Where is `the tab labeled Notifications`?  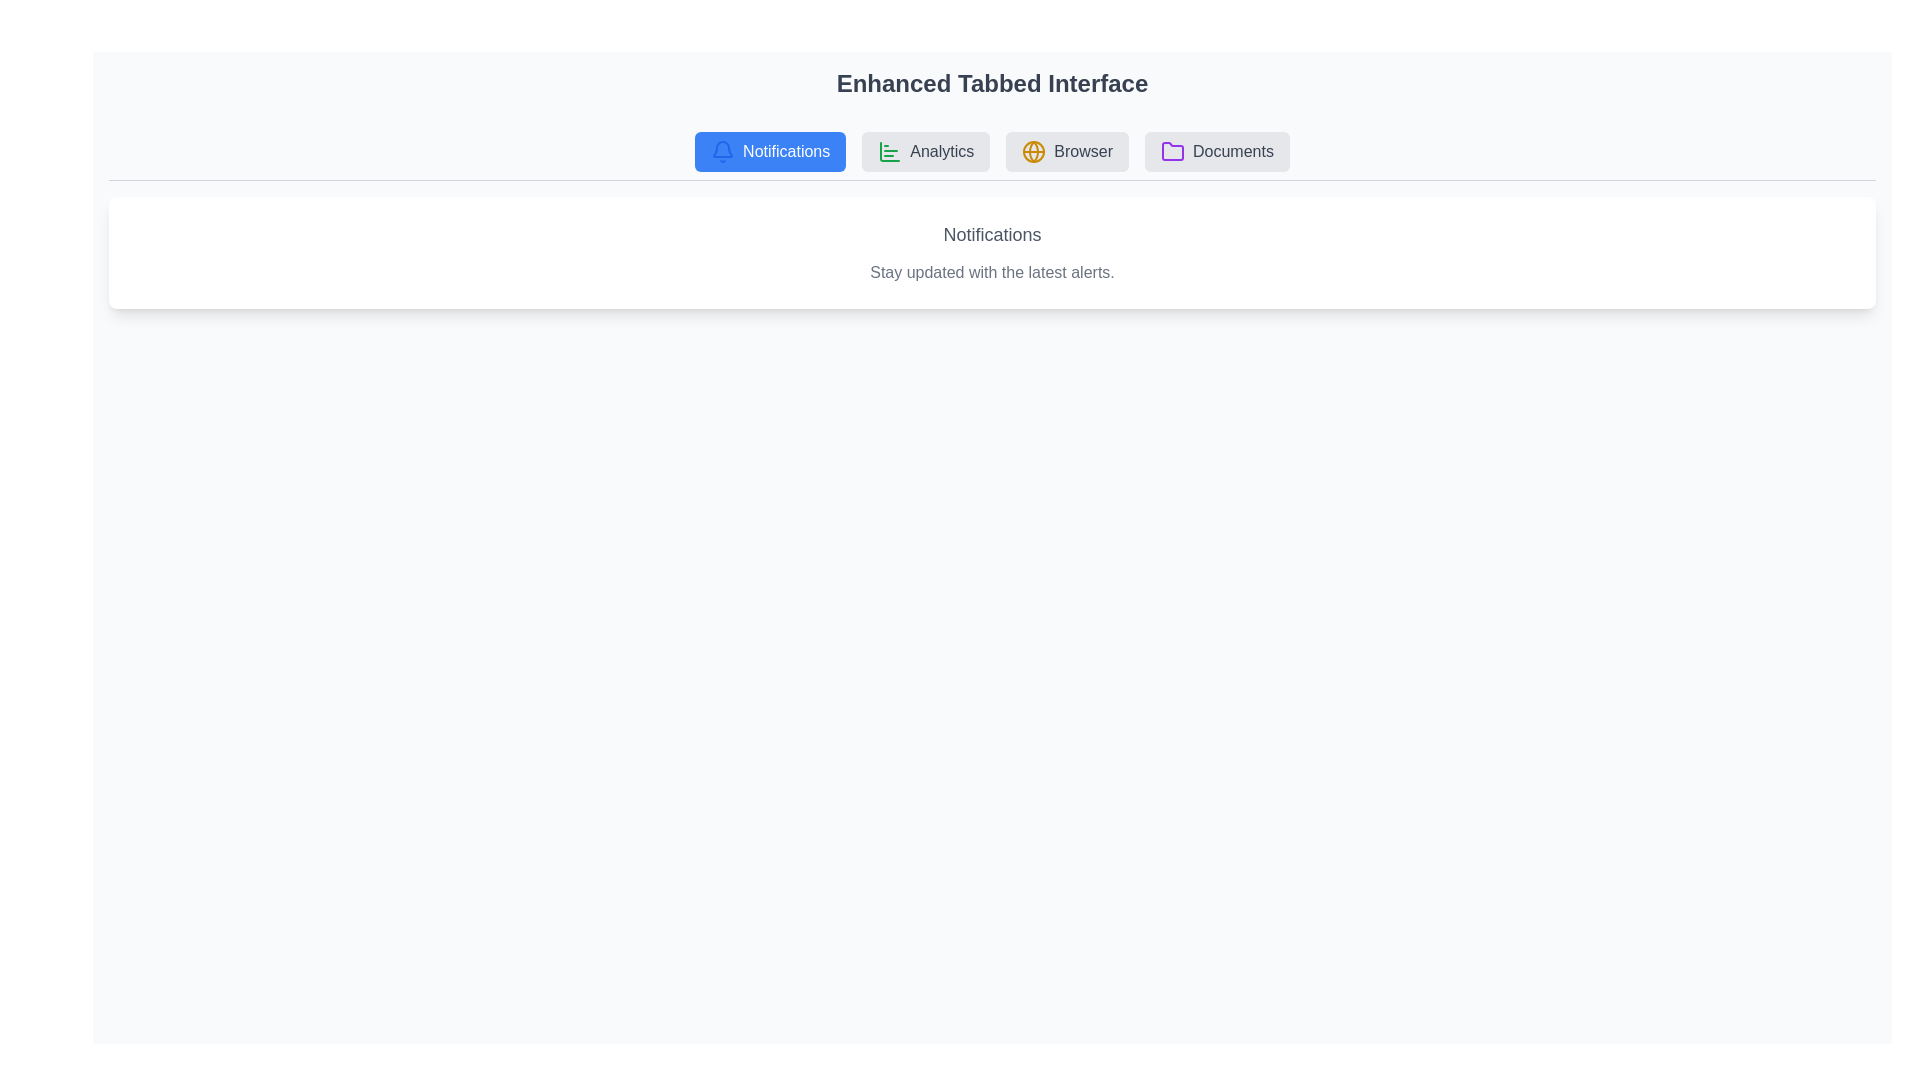 the tab labeled Notifications is located at coordinates (768, 150).